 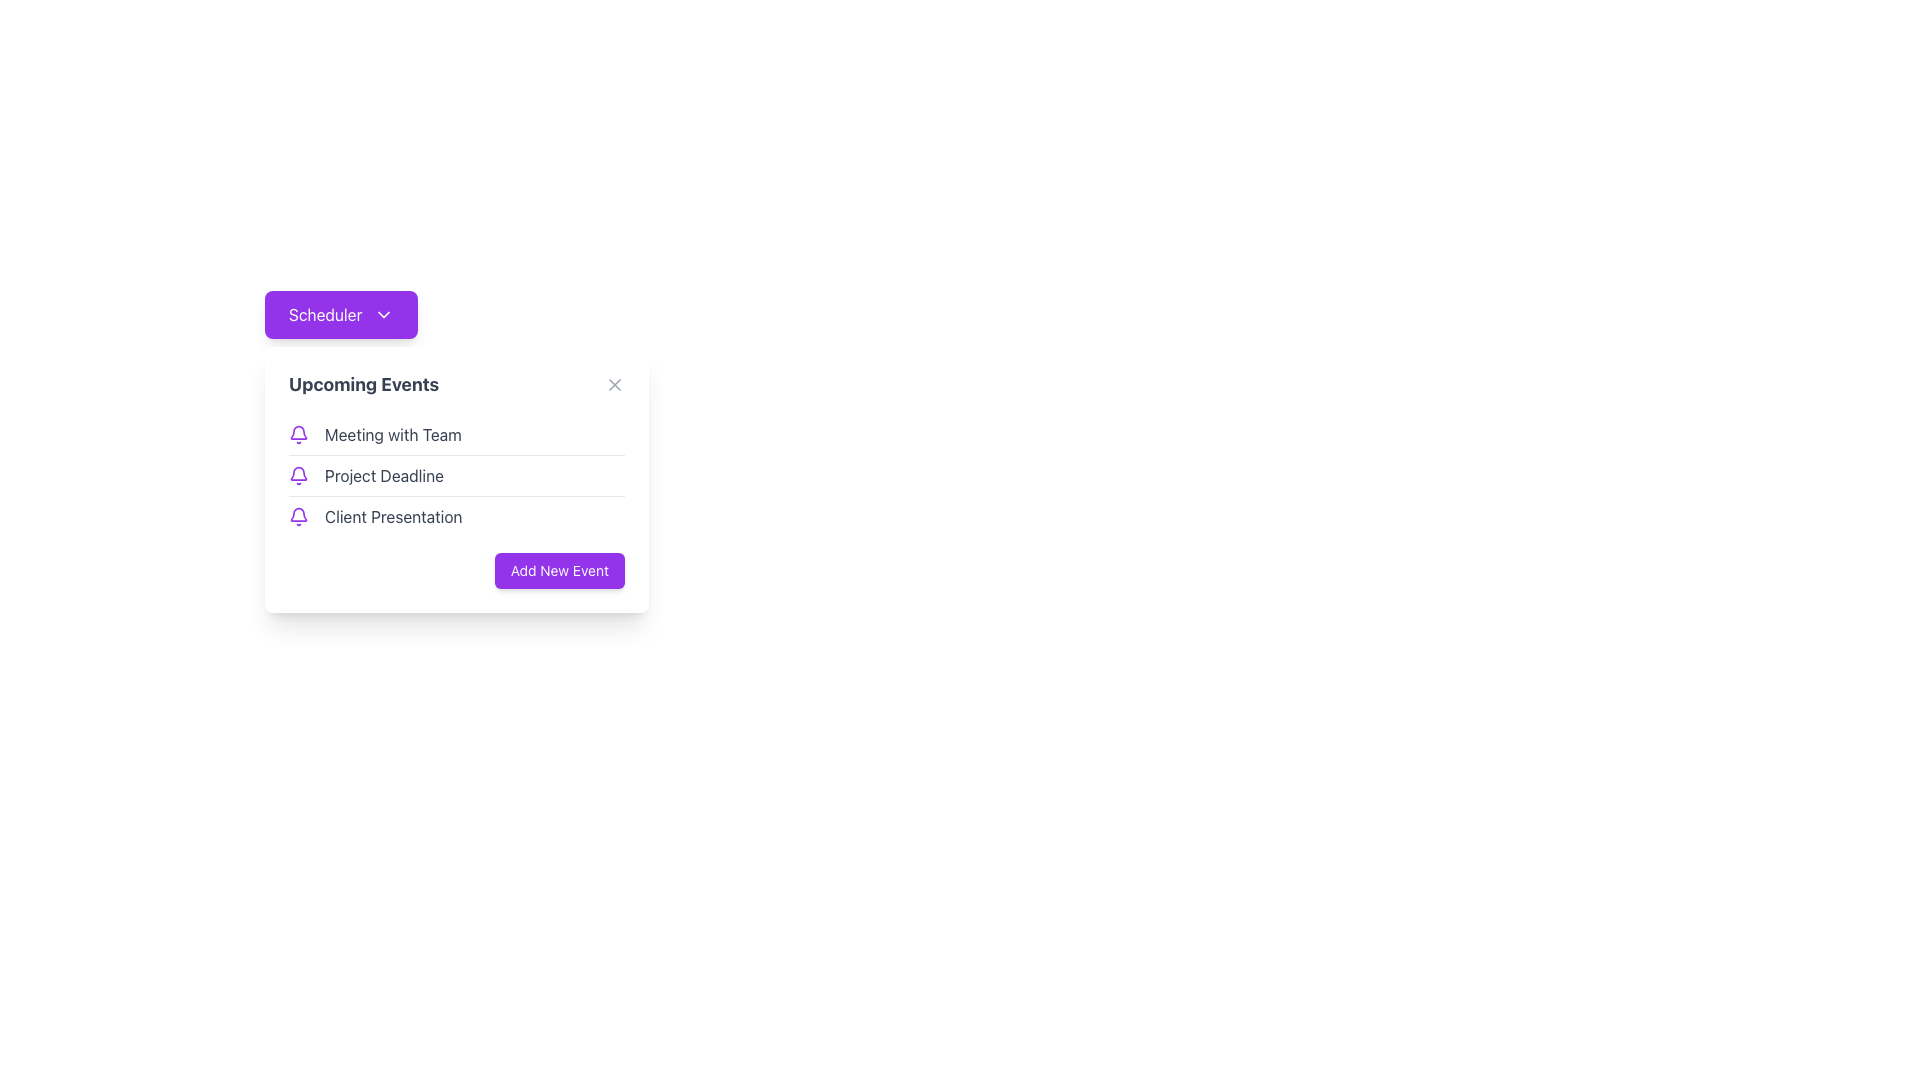 What do you see at coordinates (455, 515) in the screenshot?
I see `the purple bell icon of the 'Client Presentation' list item` at bounding box center [455, 515].